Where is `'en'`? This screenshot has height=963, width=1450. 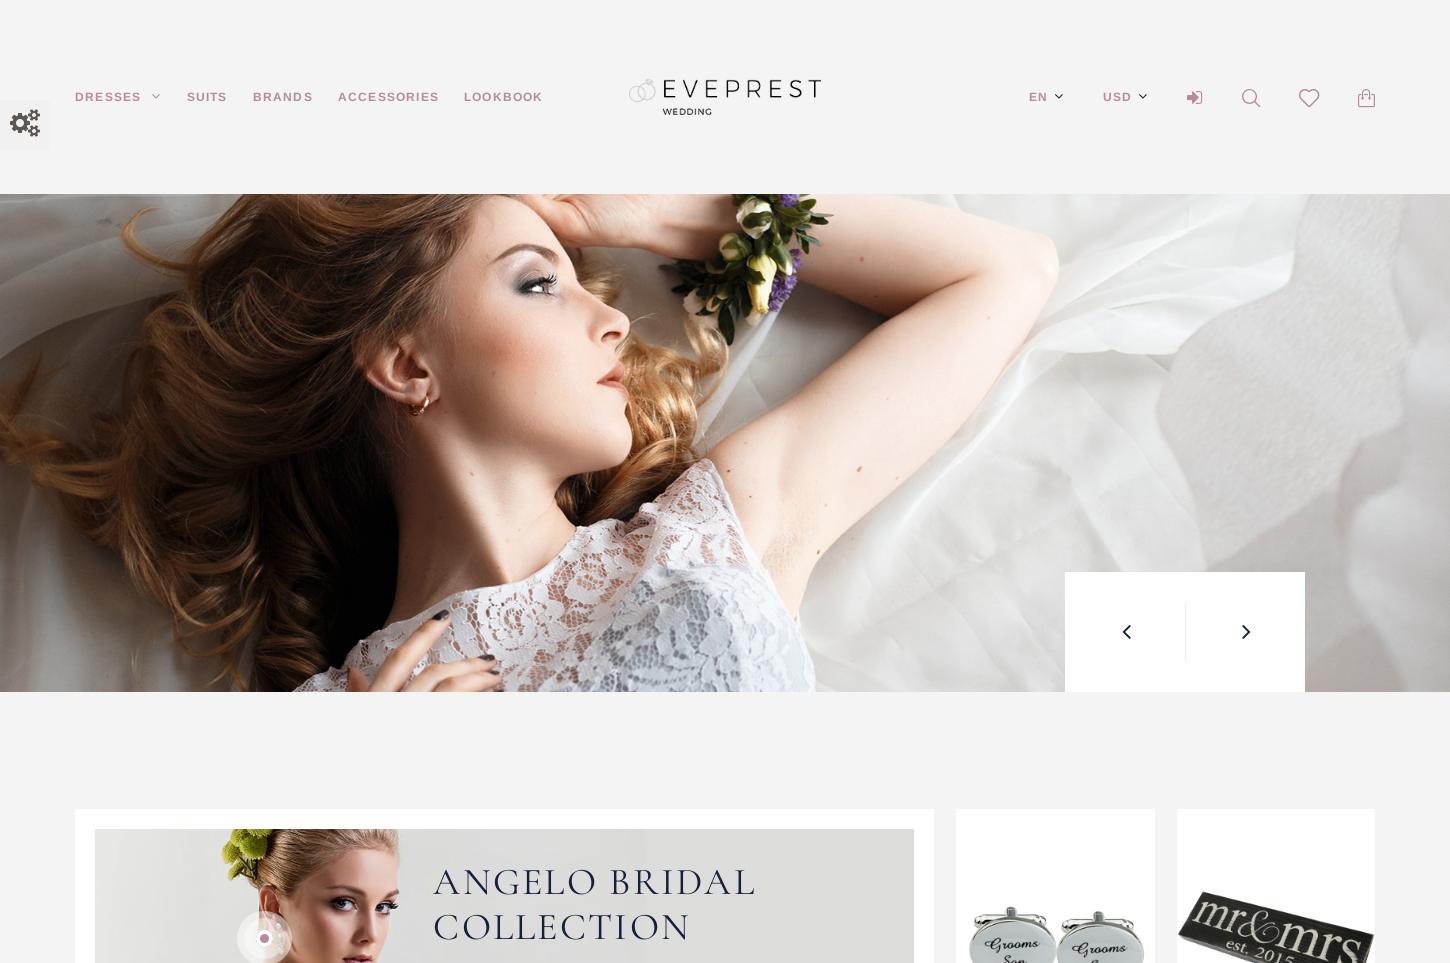 'en' is located at coordinates (1038, 95).